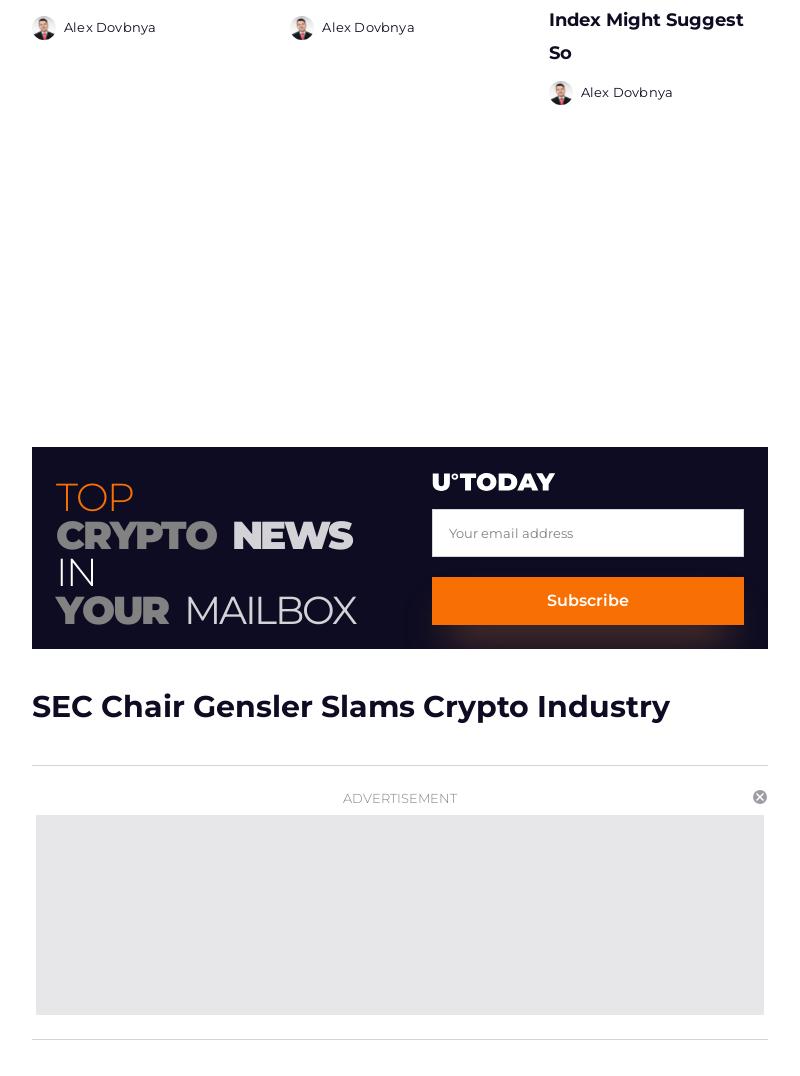 The width and height of the screenshot is (800, 1076). Describe the element at coordinates (400, 797) in the screenshot. I see `'Advertisement'` at that location.